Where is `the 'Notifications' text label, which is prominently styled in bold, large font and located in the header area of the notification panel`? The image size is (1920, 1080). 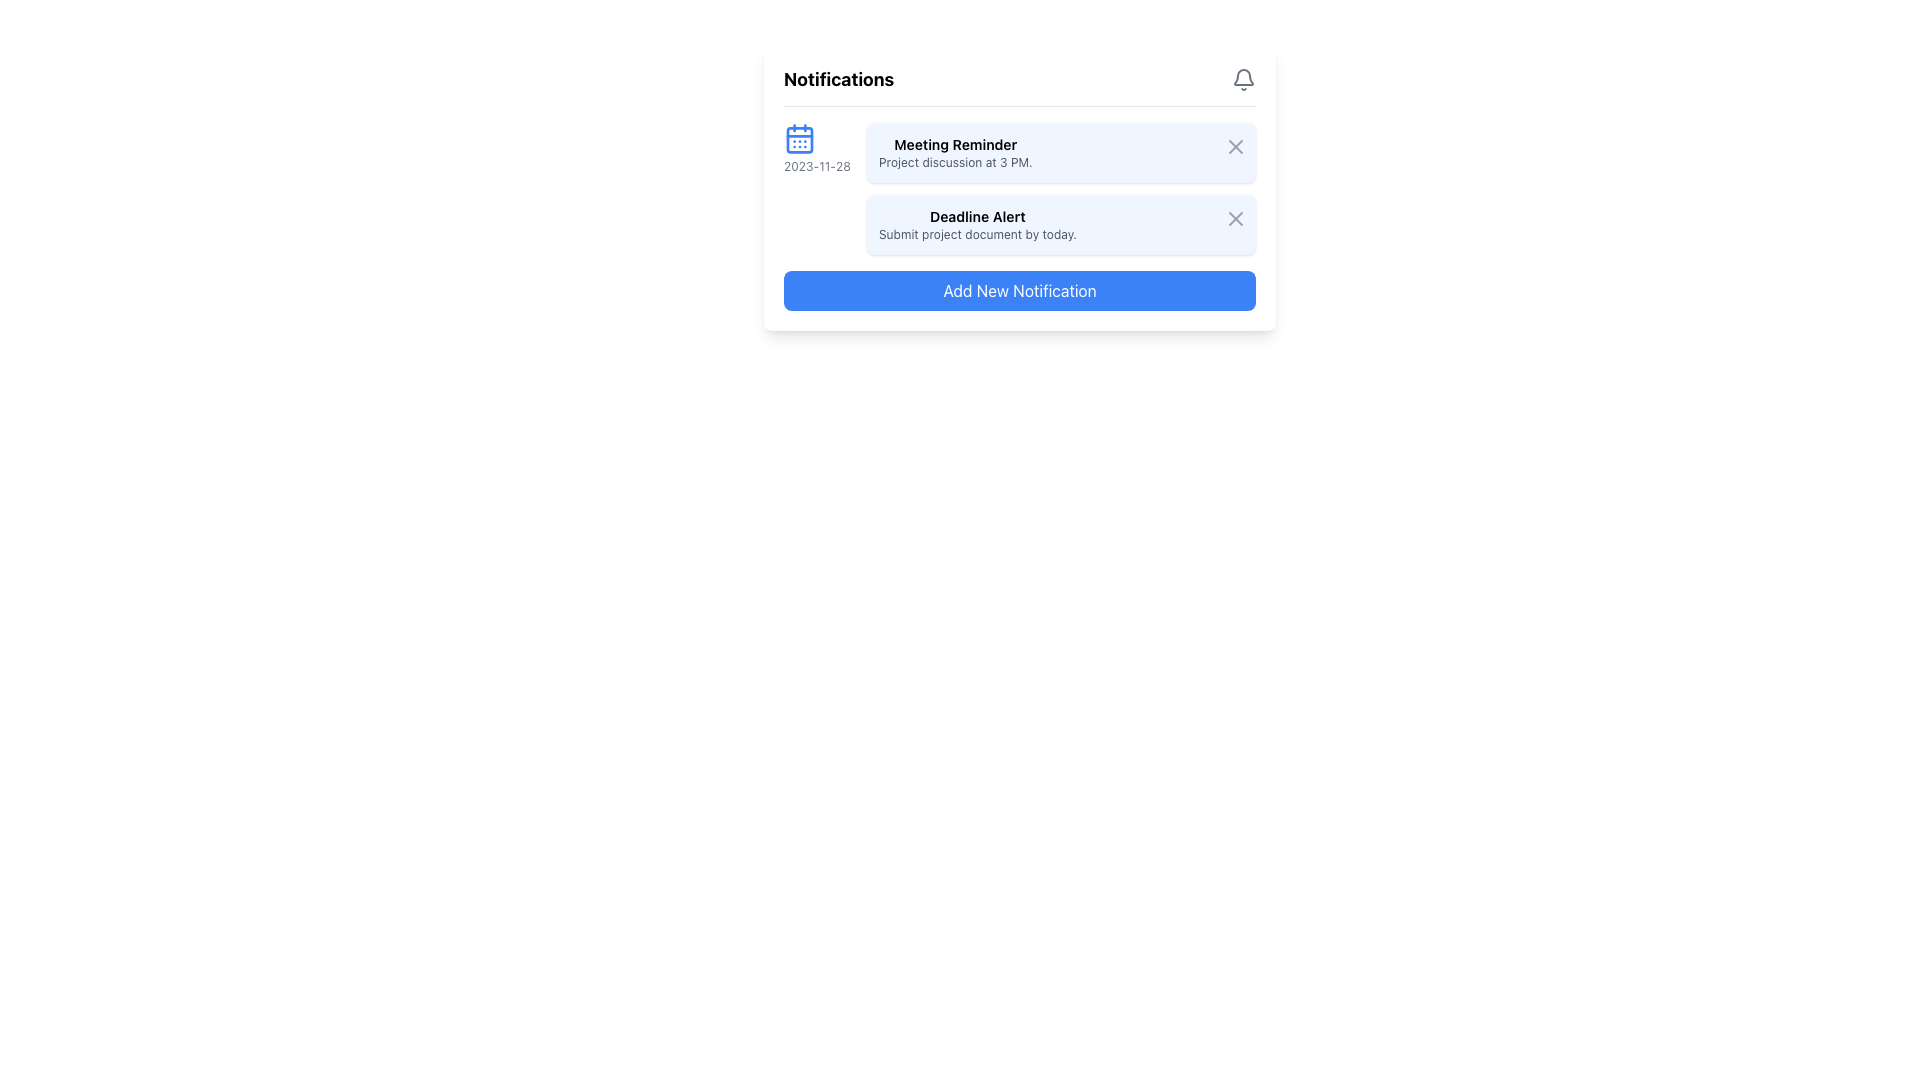
the 'Notifications' text label, which is prominently styled in bold, large font and located in the header area of the notification panel is located at coordinates (839, 79).